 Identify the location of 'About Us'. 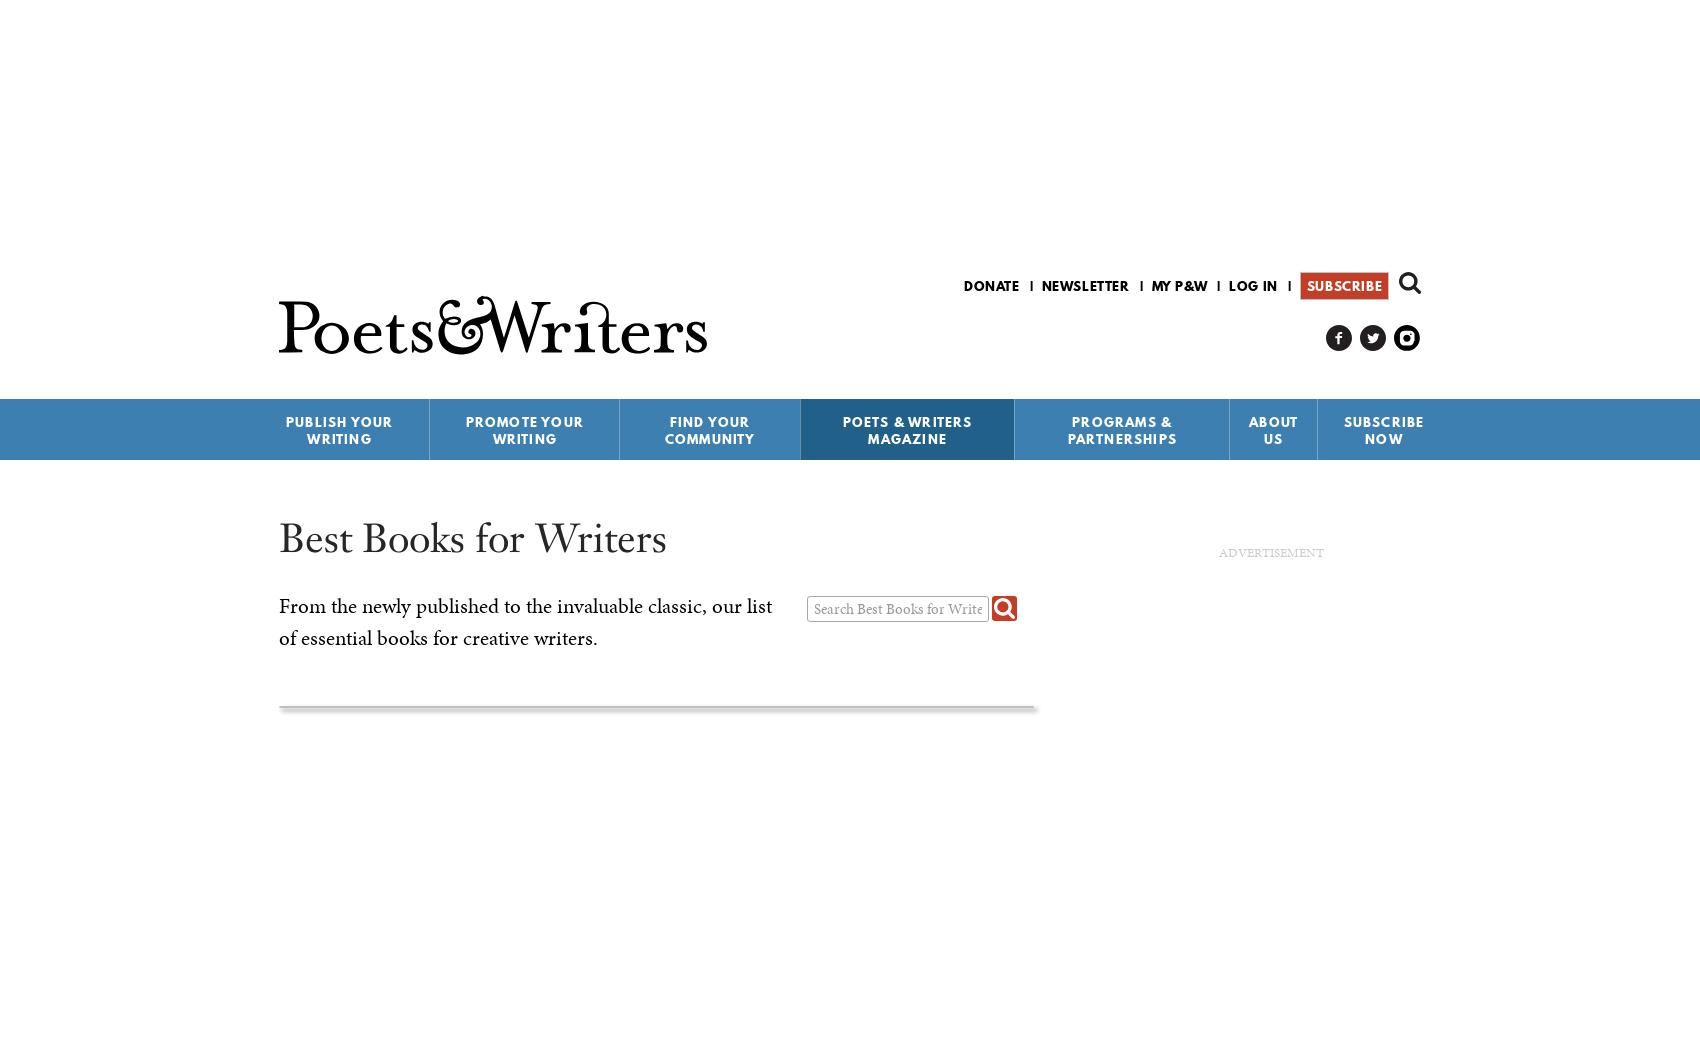
(1272, 429).